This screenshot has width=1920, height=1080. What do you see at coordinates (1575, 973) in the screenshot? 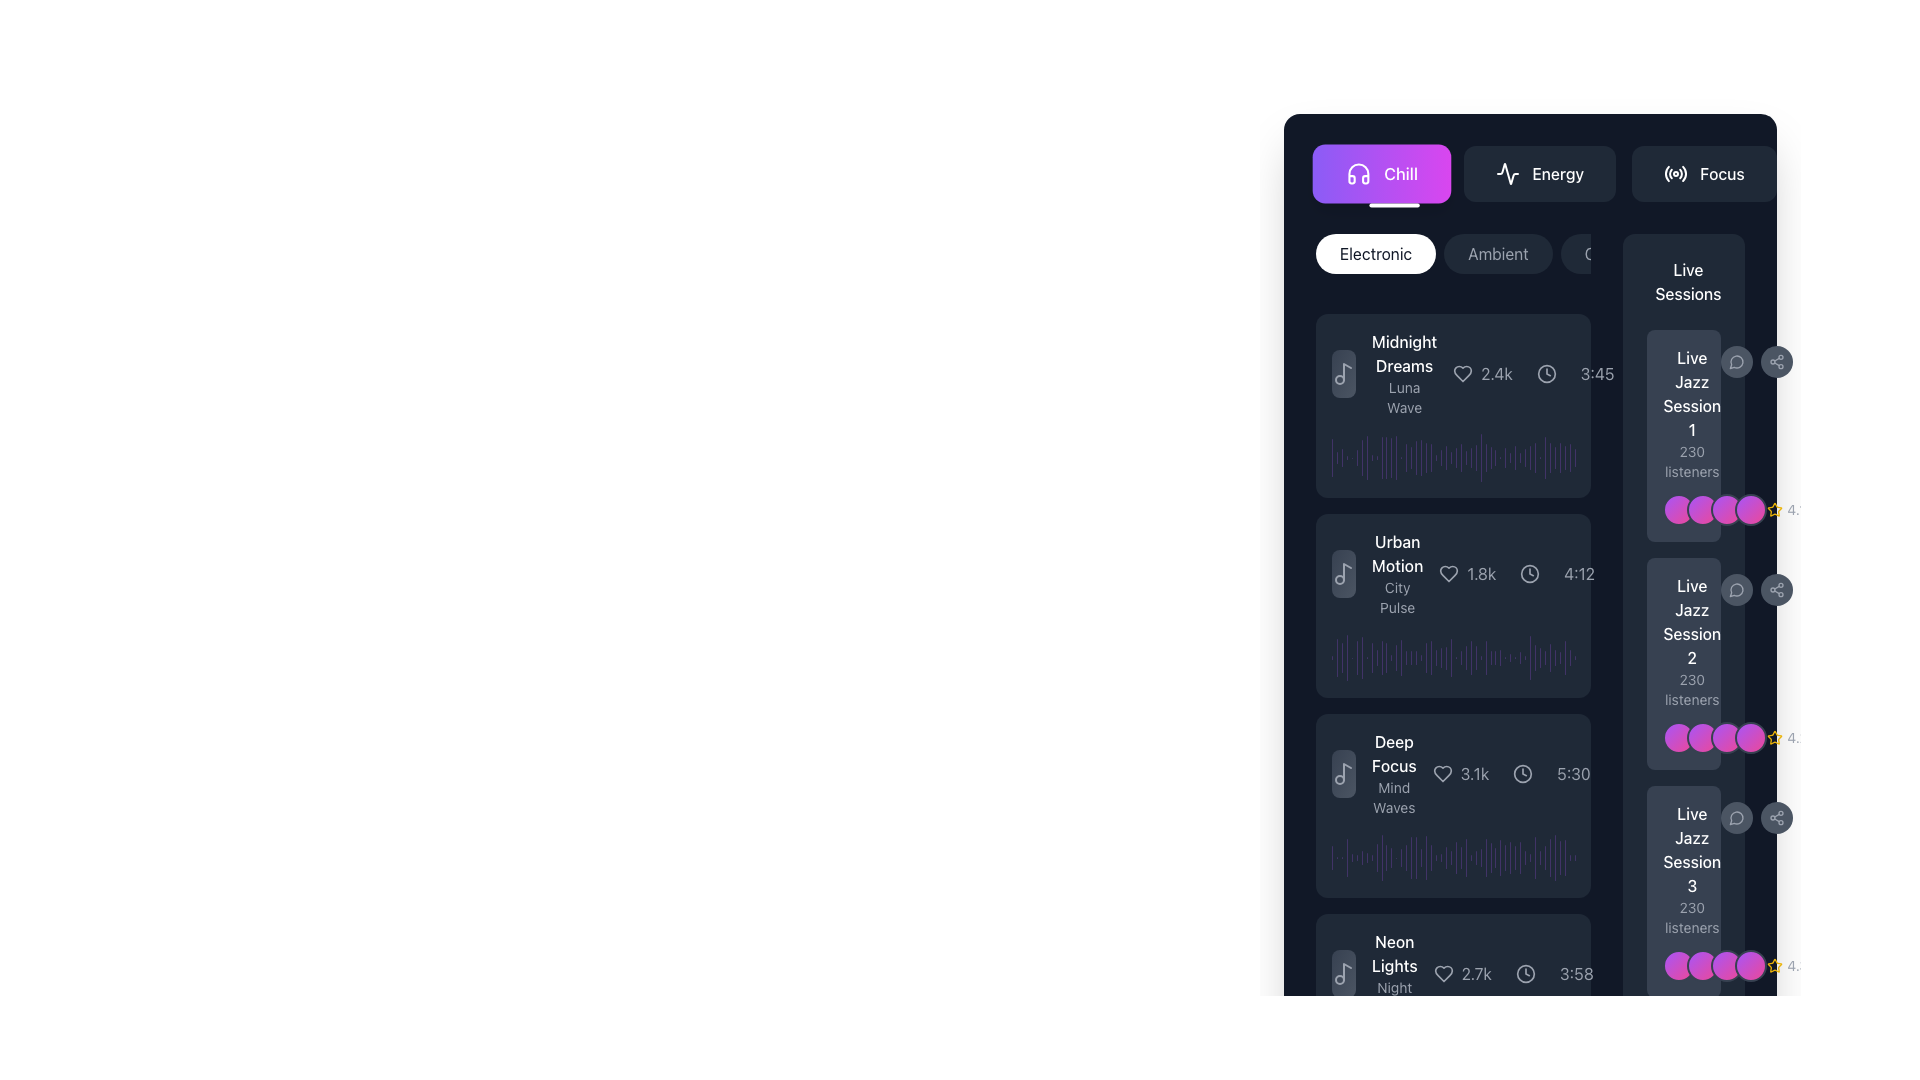
I see `the Text Label that indicates the duration of the music track 'Neon Lights', positioned to the right of the clock icon within the bottom right corner of the music track card` at bounding box center [1575, 973].